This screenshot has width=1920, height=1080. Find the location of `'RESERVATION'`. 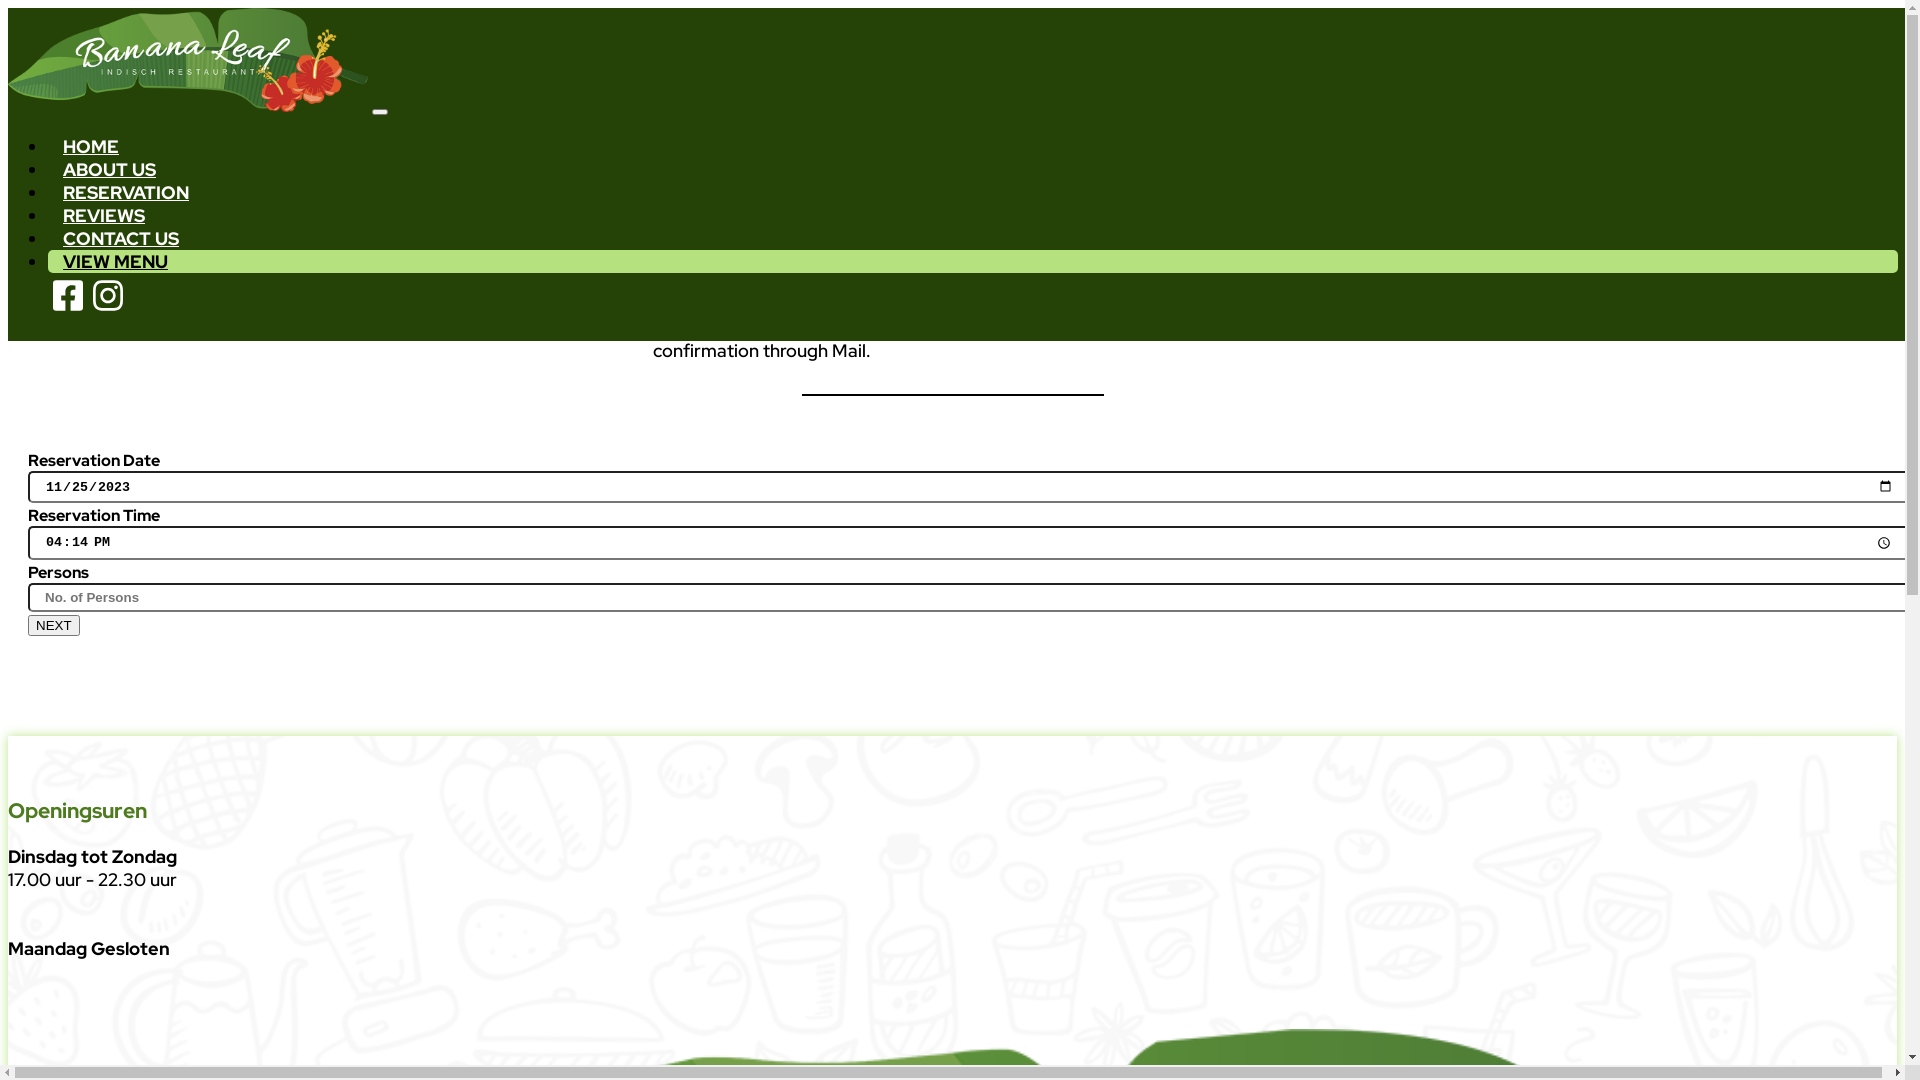

'RESERVATION' is located at coordinates (124, 192).